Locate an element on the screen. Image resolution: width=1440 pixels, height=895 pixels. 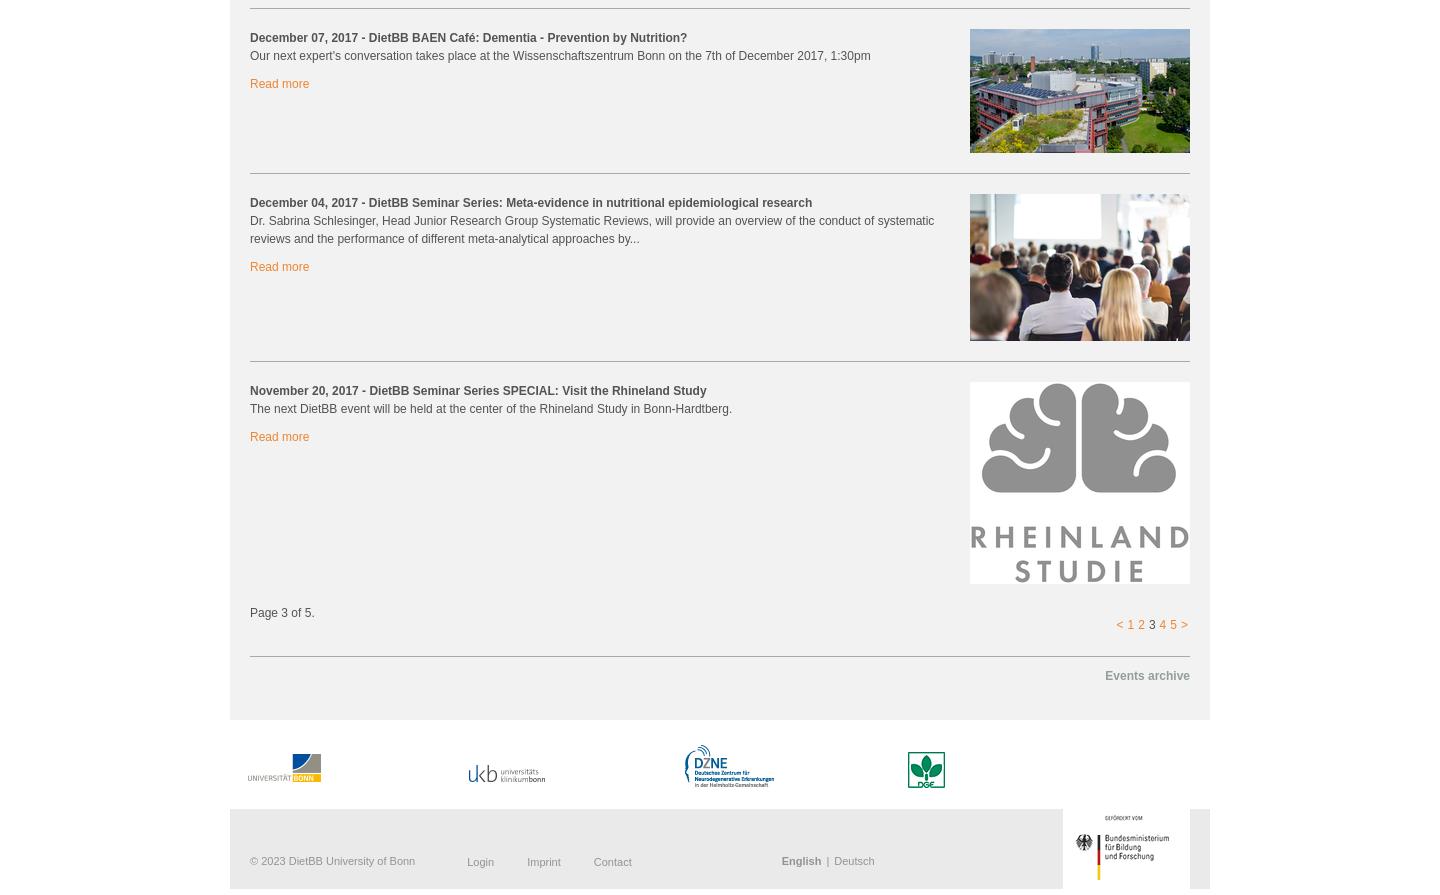
'Our next expert's conversation takes place at the Wissenschaftszentrum Bonn on the 7th of December 2017, 1:30pm' is located at coordinates (560, 55).